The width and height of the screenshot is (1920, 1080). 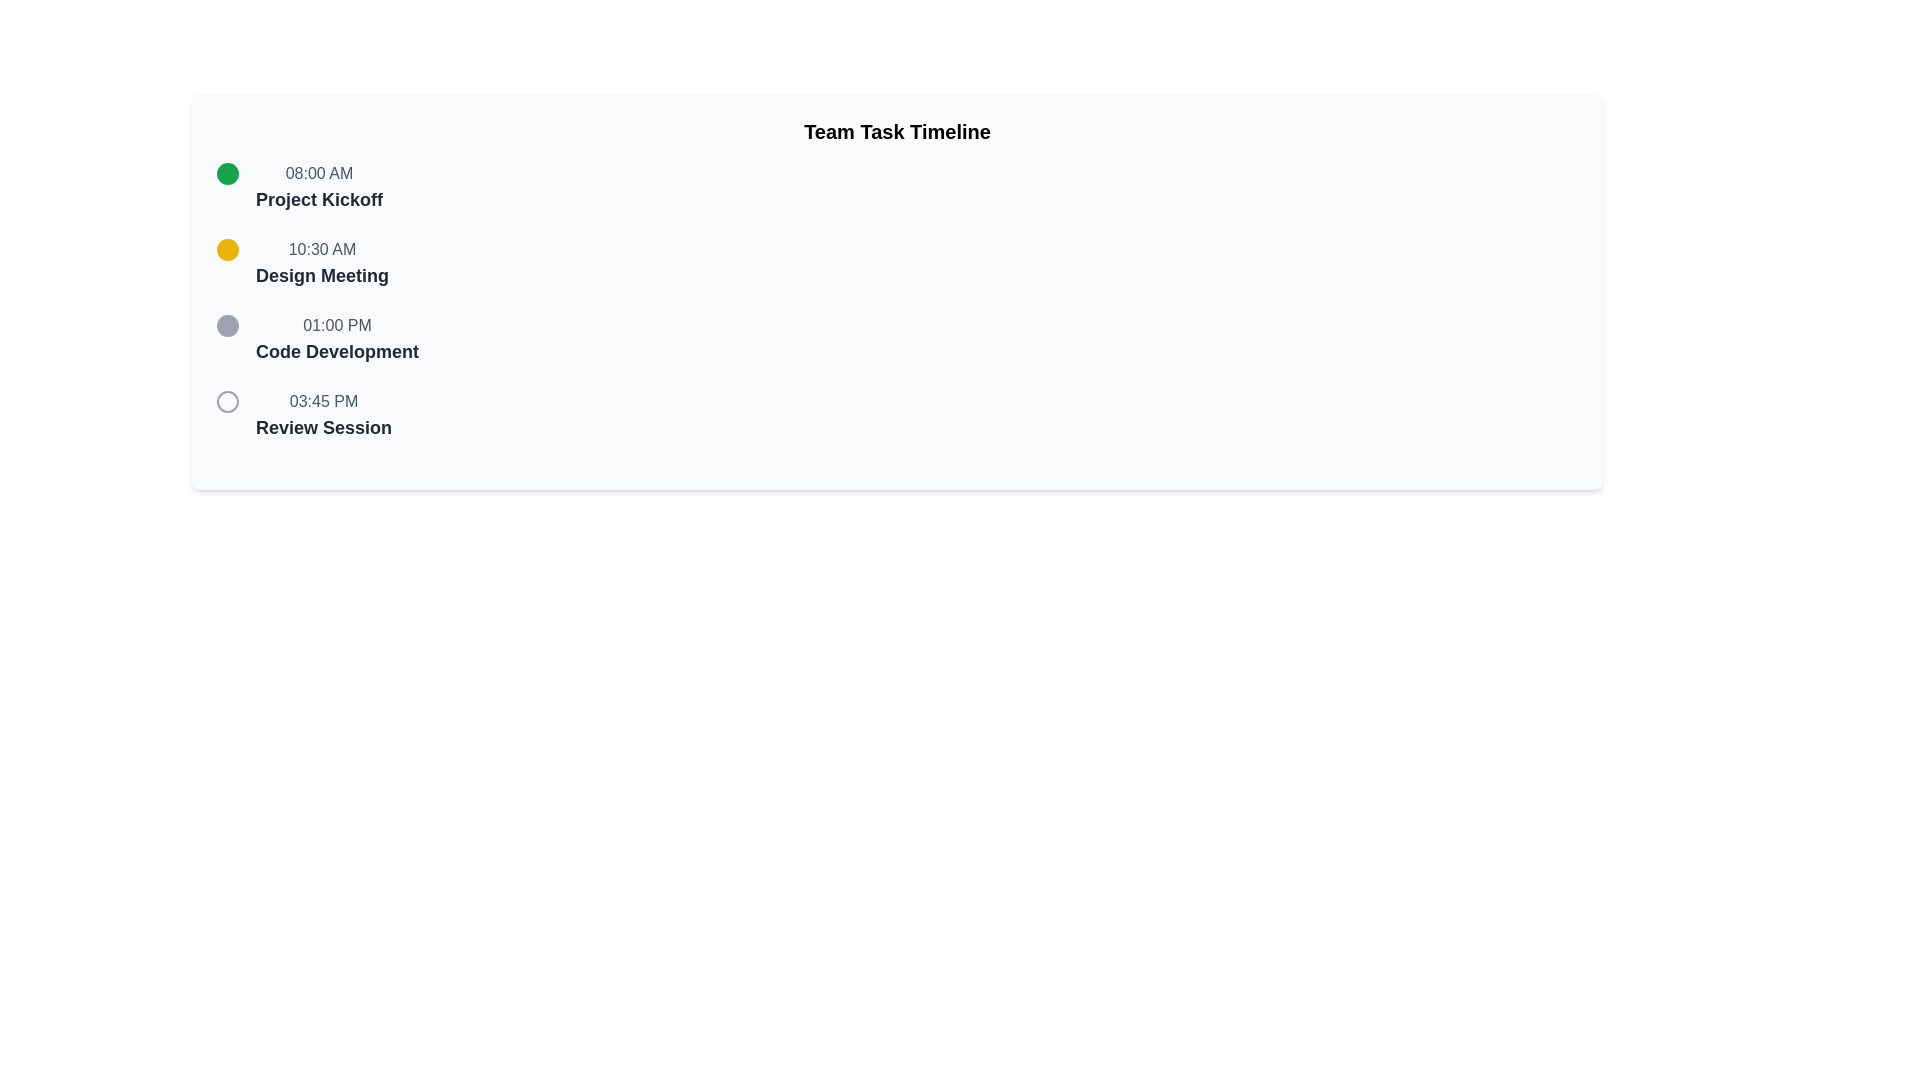 I want to click on the Status Indicator Icon for the '08:00 AM Project Kickoff' entry in the timeline, located at the top-left corner of the entry, so click(x=227, y=175).